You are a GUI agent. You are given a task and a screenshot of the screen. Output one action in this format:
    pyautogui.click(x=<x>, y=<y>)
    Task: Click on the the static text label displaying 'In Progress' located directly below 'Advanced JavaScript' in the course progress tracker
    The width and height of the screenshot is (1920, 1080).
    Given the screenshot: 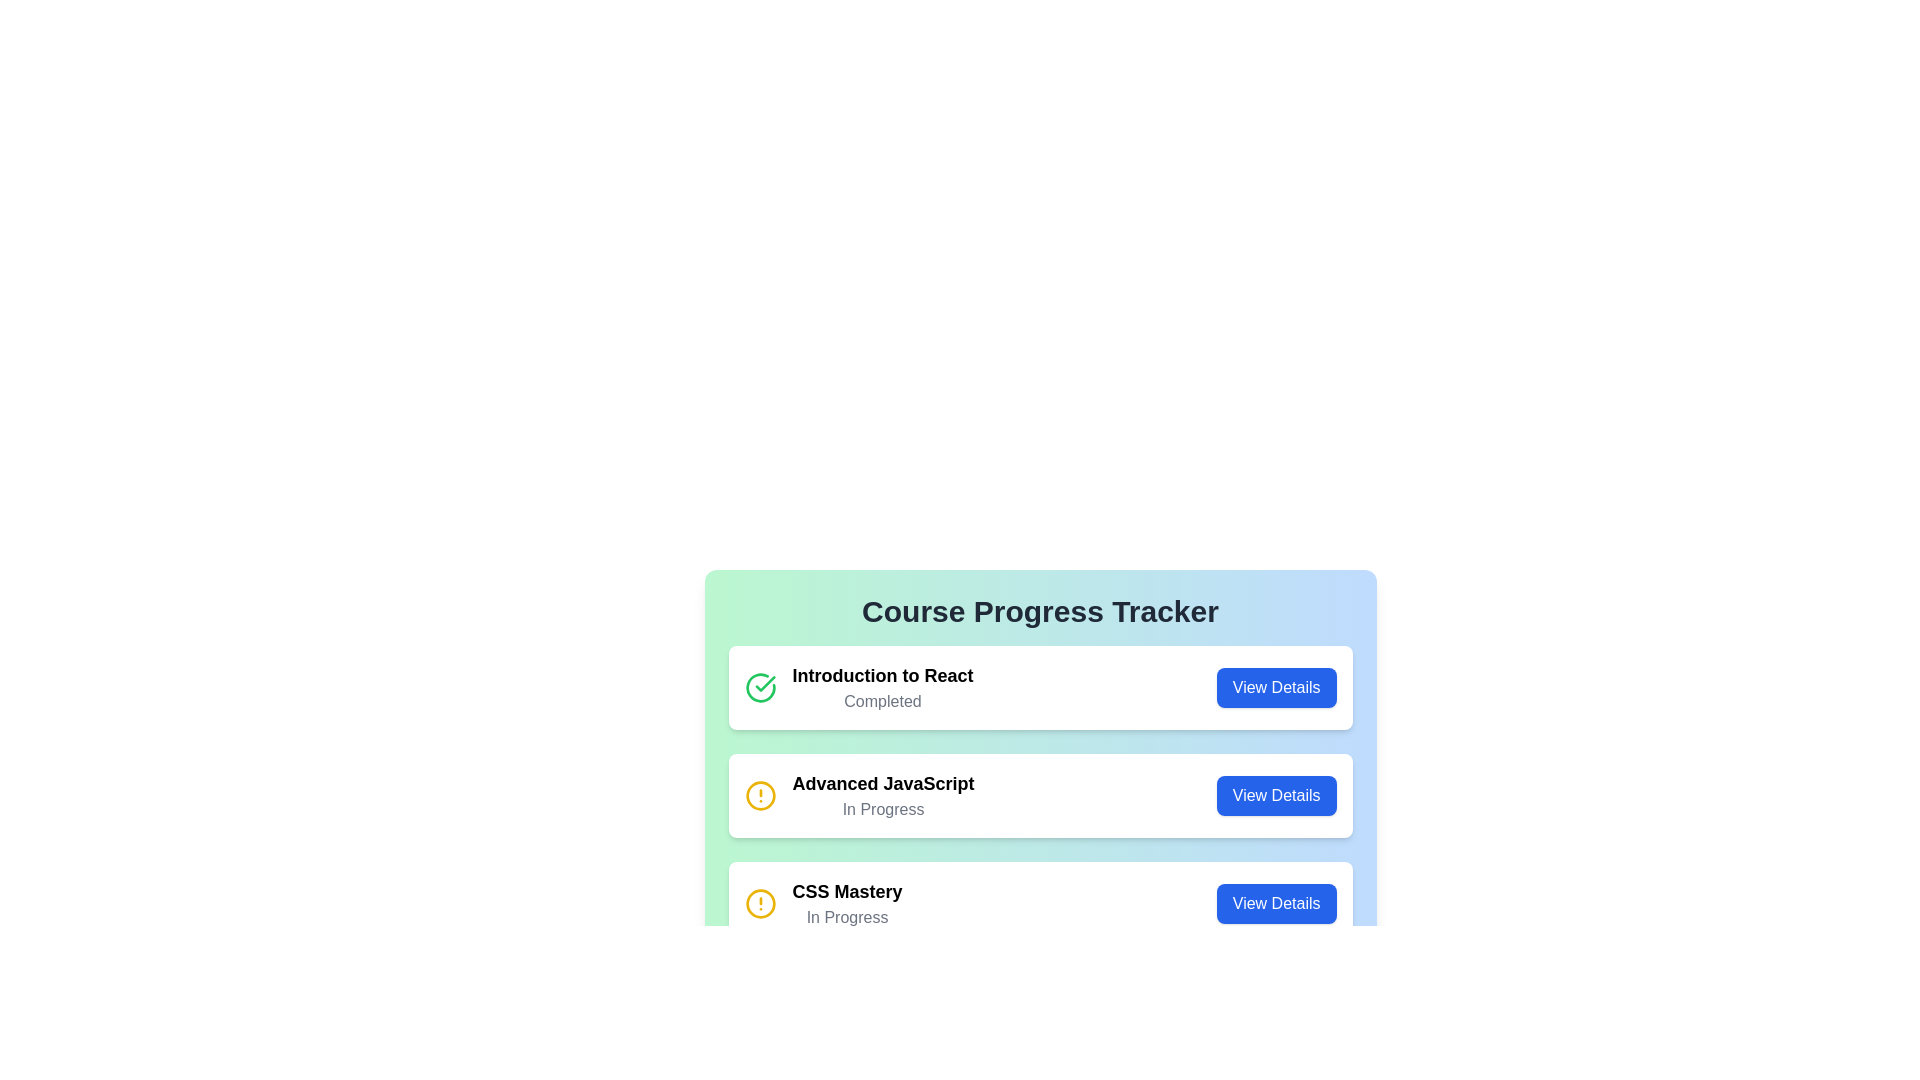 What is the action you would take?
    pyautogui.click(x=882, y=810)
    